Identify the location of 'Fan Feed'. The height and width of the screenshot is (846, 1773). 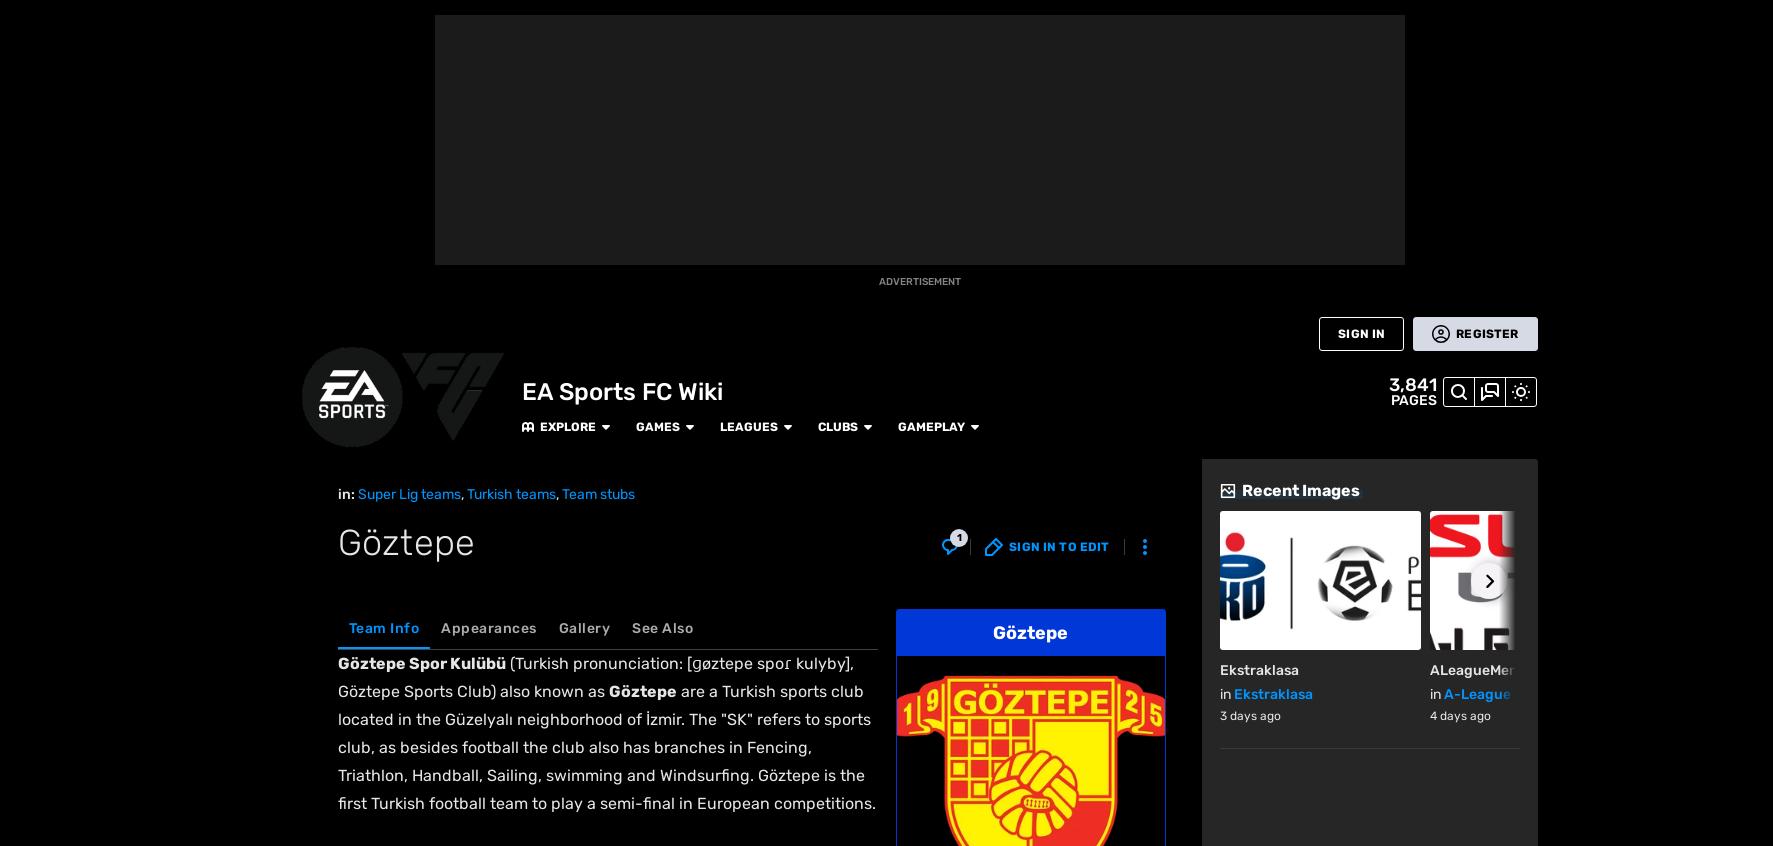
(383, 397).